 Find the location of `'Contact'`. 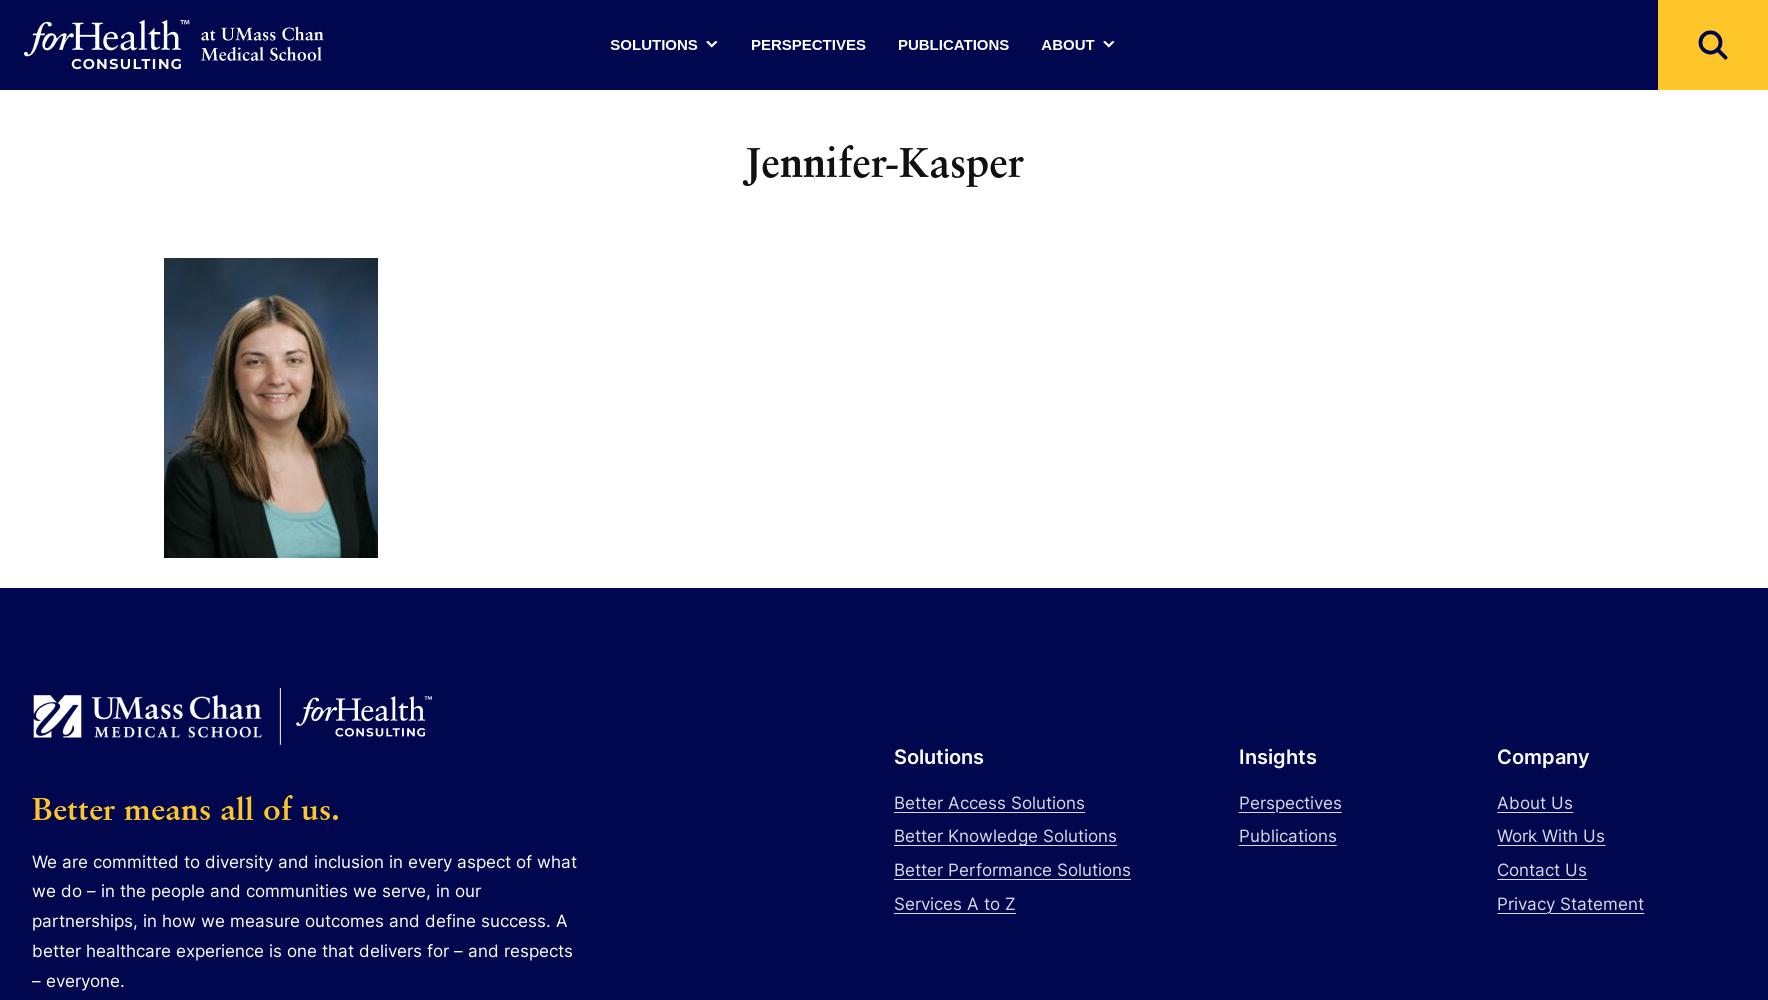

'Contact' is located at coordinates (1068, 268).